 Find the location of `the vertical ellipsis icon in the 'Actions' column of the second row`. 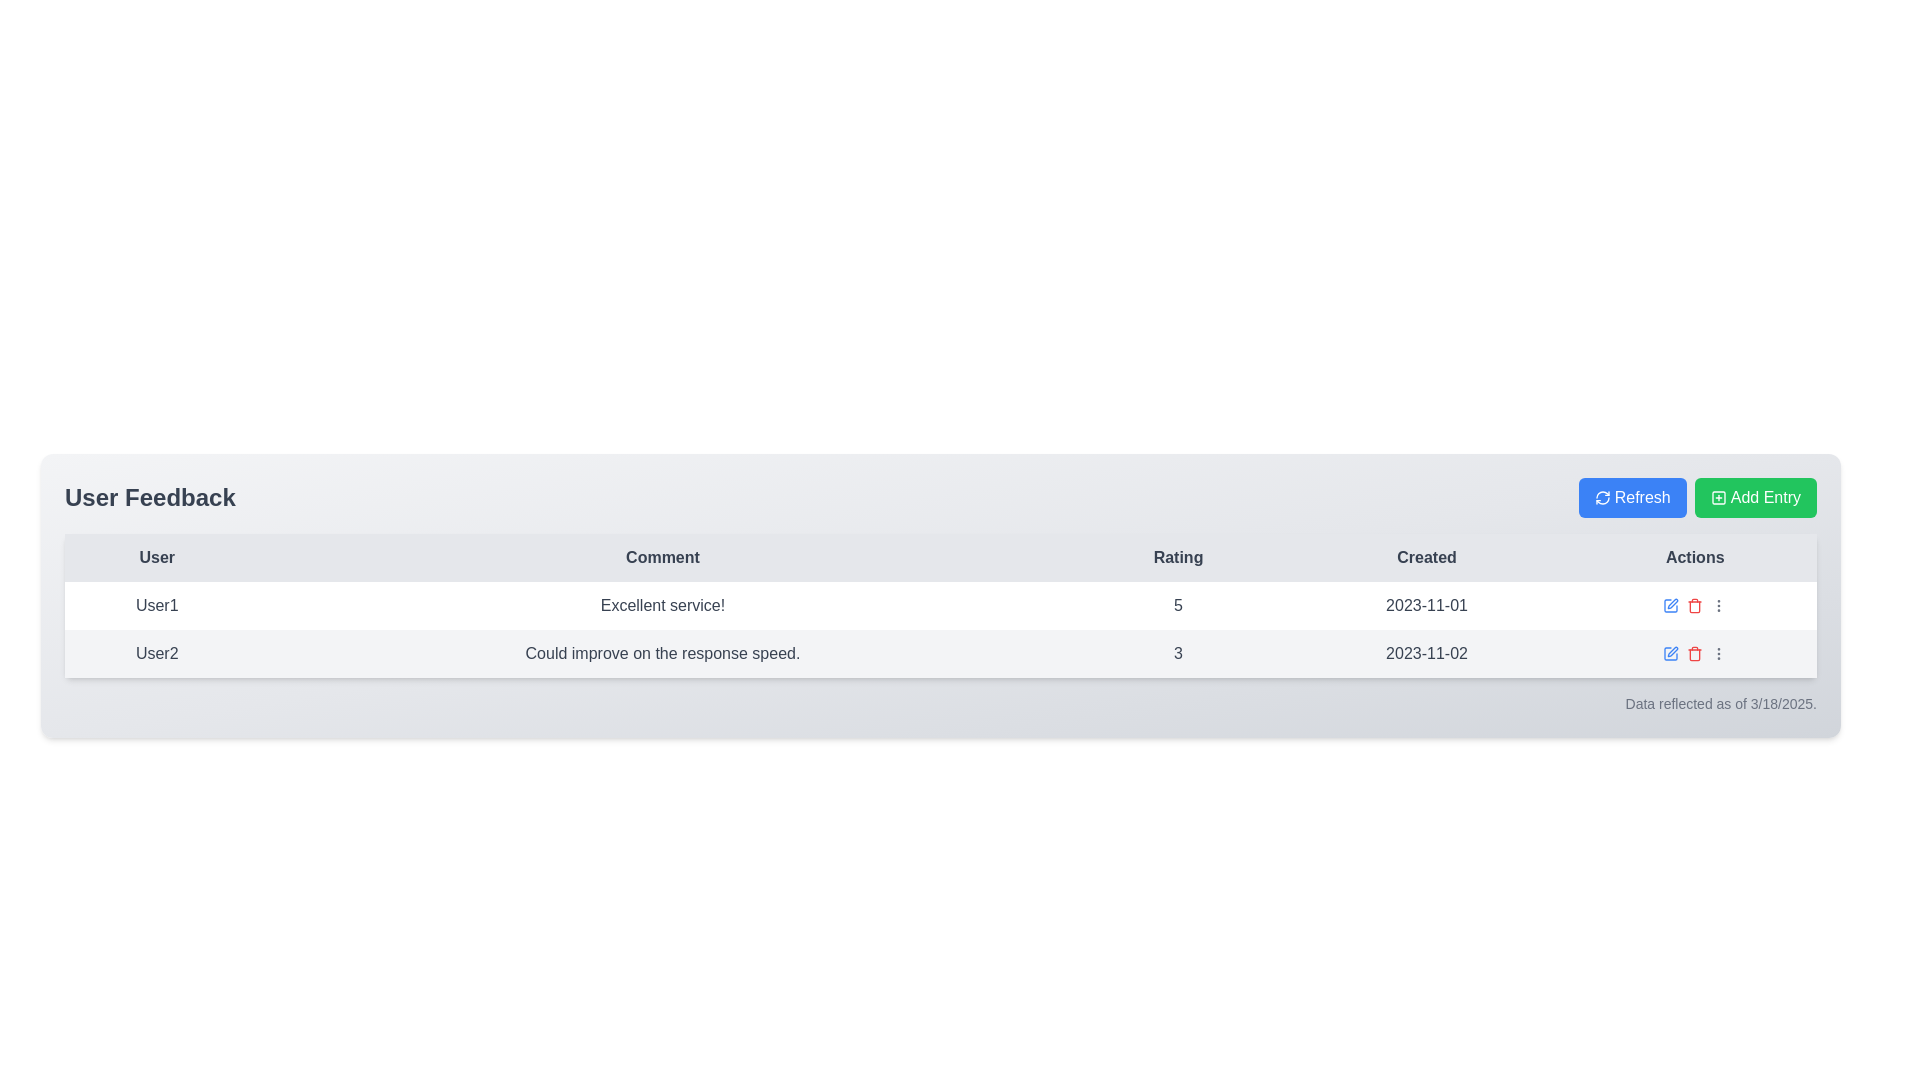

the vertical ellipsis icon in the 'Actions' column of the second row is located at coordinates (1718, 654).